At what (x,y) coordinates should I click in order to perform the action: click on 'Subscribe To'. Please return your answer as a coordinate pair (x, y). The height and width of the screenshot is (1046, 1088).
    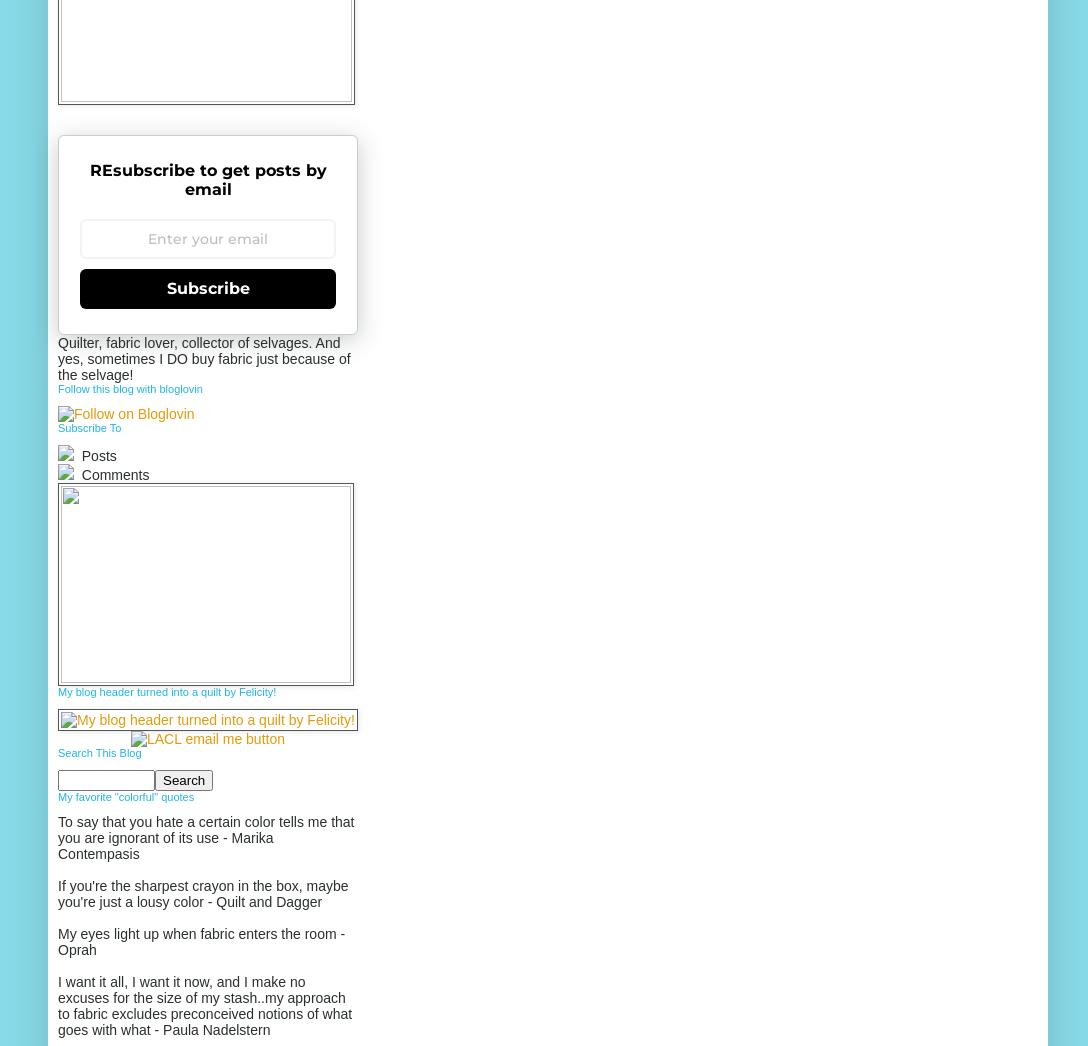
    Looking at the image, I should click on (89, 427).